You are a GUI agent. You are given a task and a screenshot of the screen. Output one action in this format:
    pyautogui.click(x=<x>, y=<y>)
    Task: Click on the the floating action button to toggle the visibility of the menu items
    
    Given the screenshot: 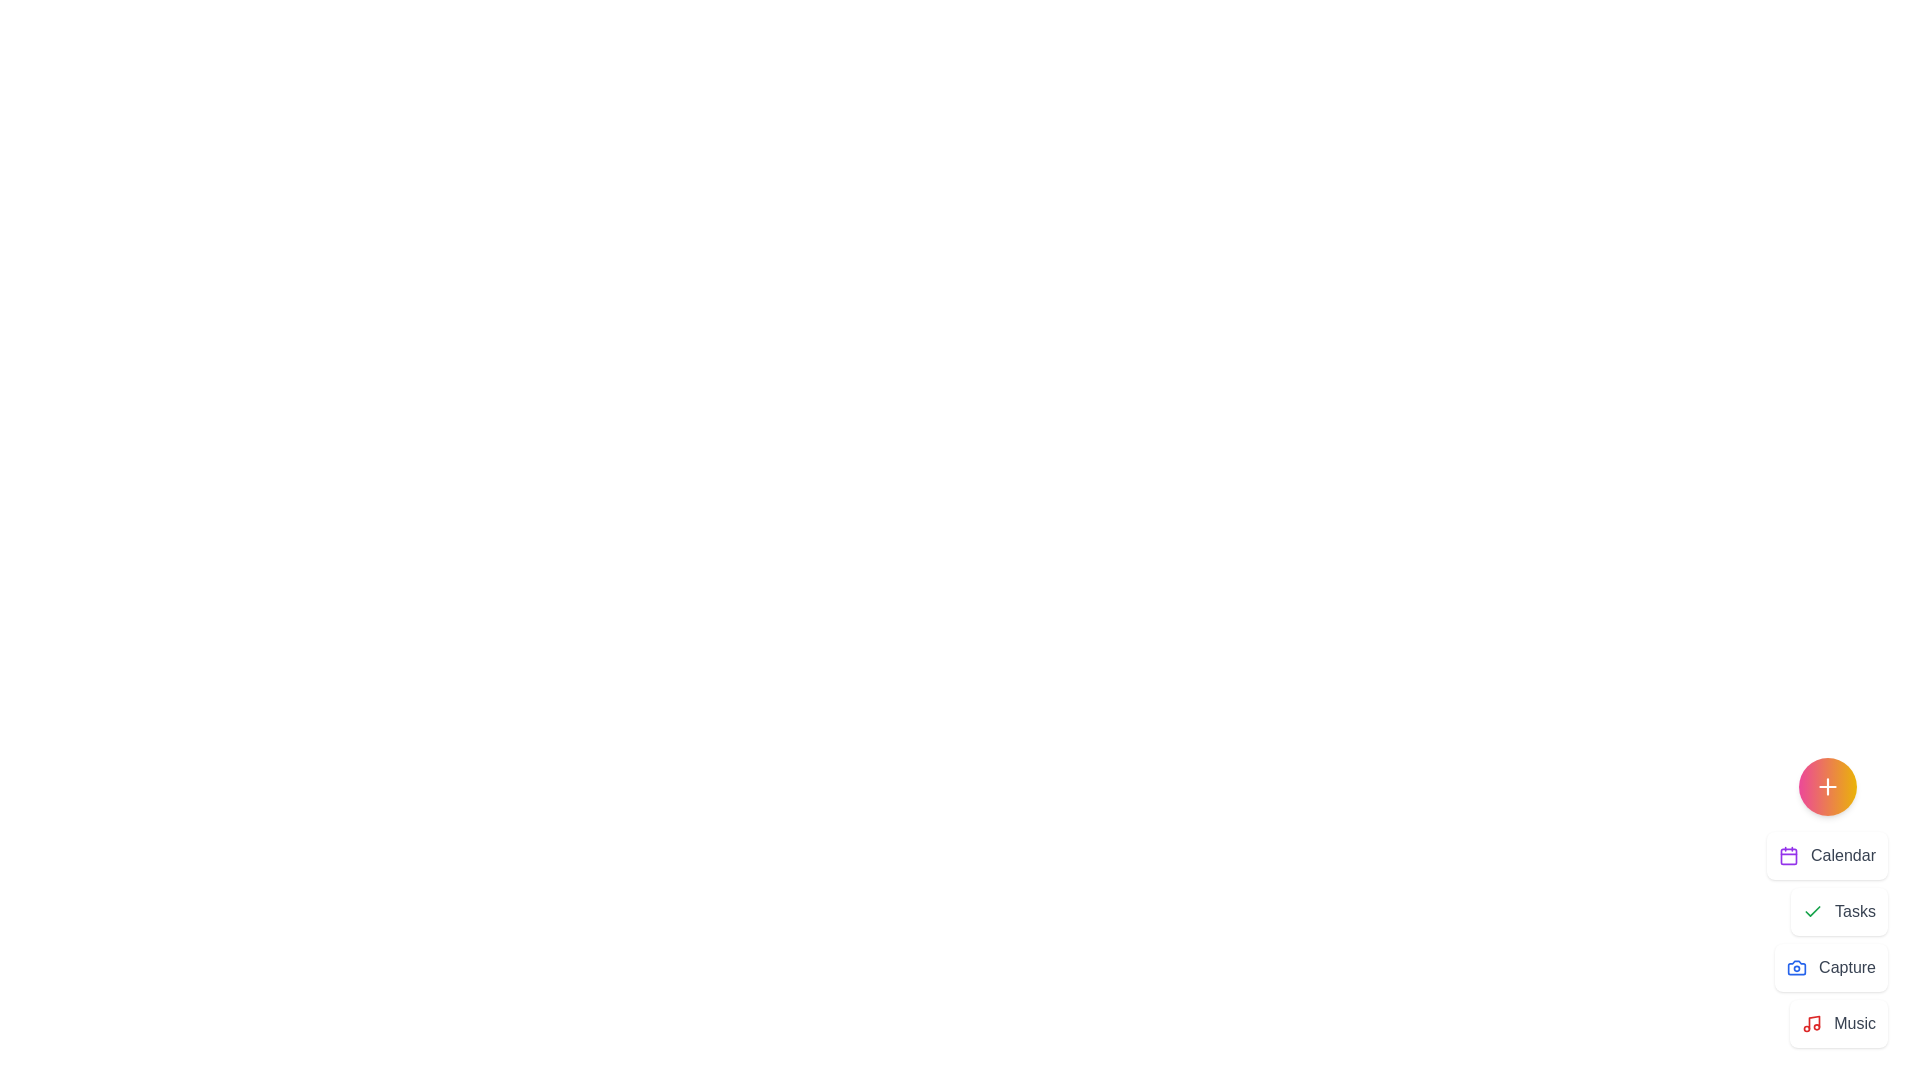 What is the action you would take?
    pyautogui.click(x=1827, y=785)
    